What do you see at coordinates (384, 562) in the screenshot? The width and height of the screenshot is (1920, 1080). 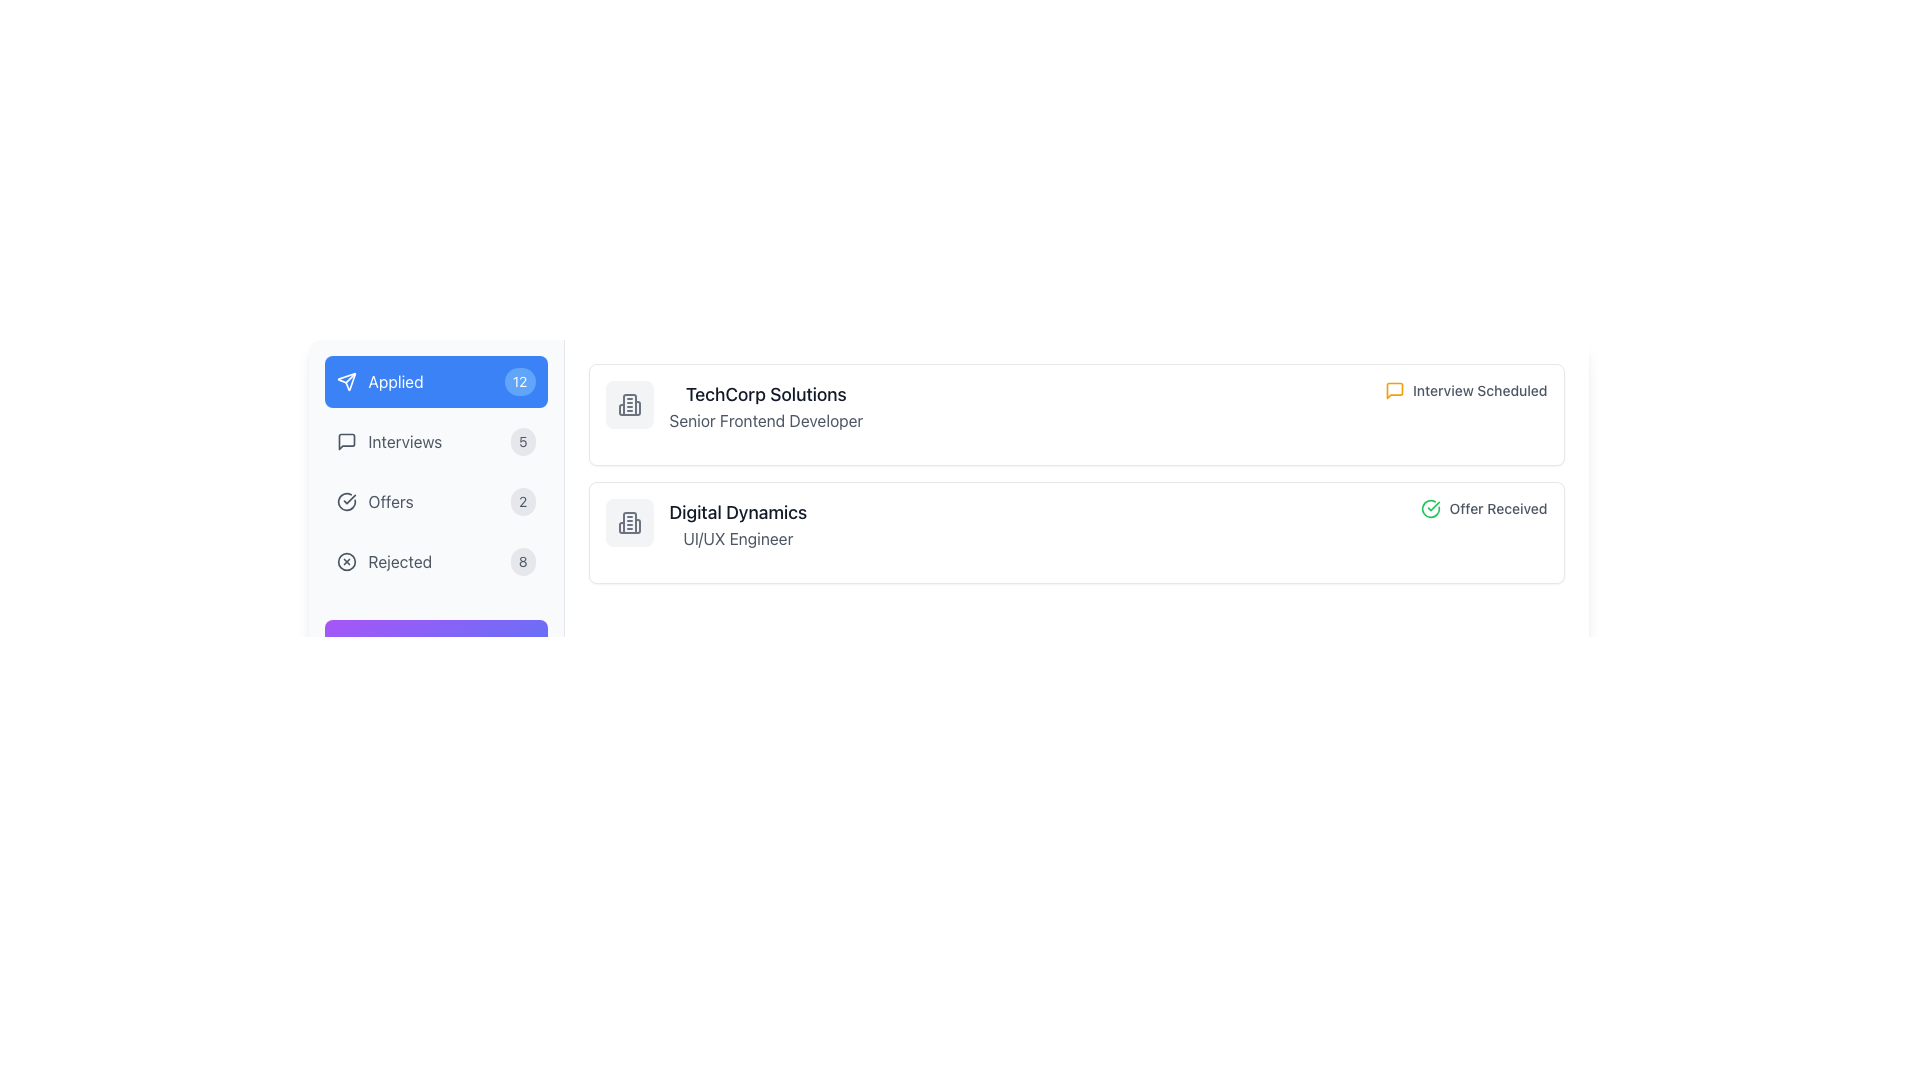 I see `the 'Rejected' label with the circular cross icon located in the vertical navigation panel under the 'Applied' menu` at bounding box center [384, 562].